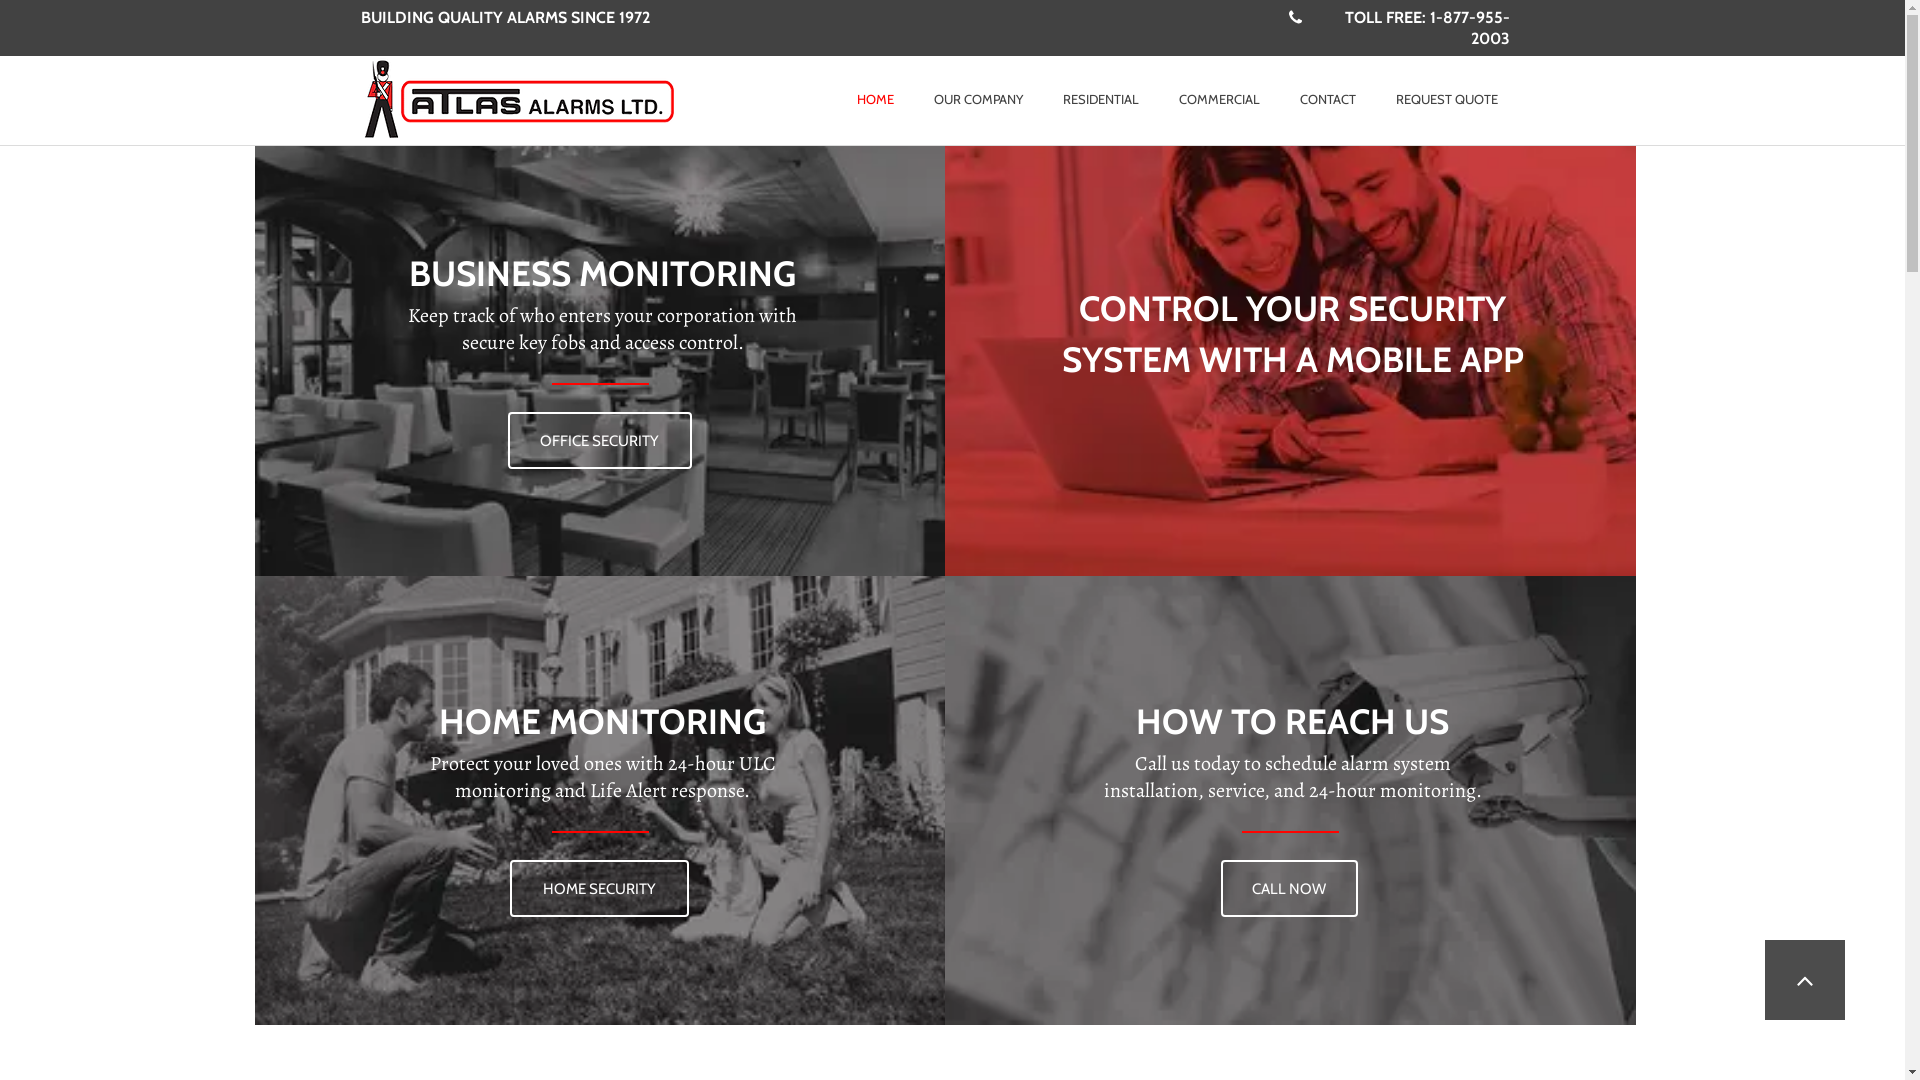 This screenshot has width=1920, height=1080. Describe the element at coordinates (598, 887) in the screenshot. I see `'HOME SECURITY'` at that location.